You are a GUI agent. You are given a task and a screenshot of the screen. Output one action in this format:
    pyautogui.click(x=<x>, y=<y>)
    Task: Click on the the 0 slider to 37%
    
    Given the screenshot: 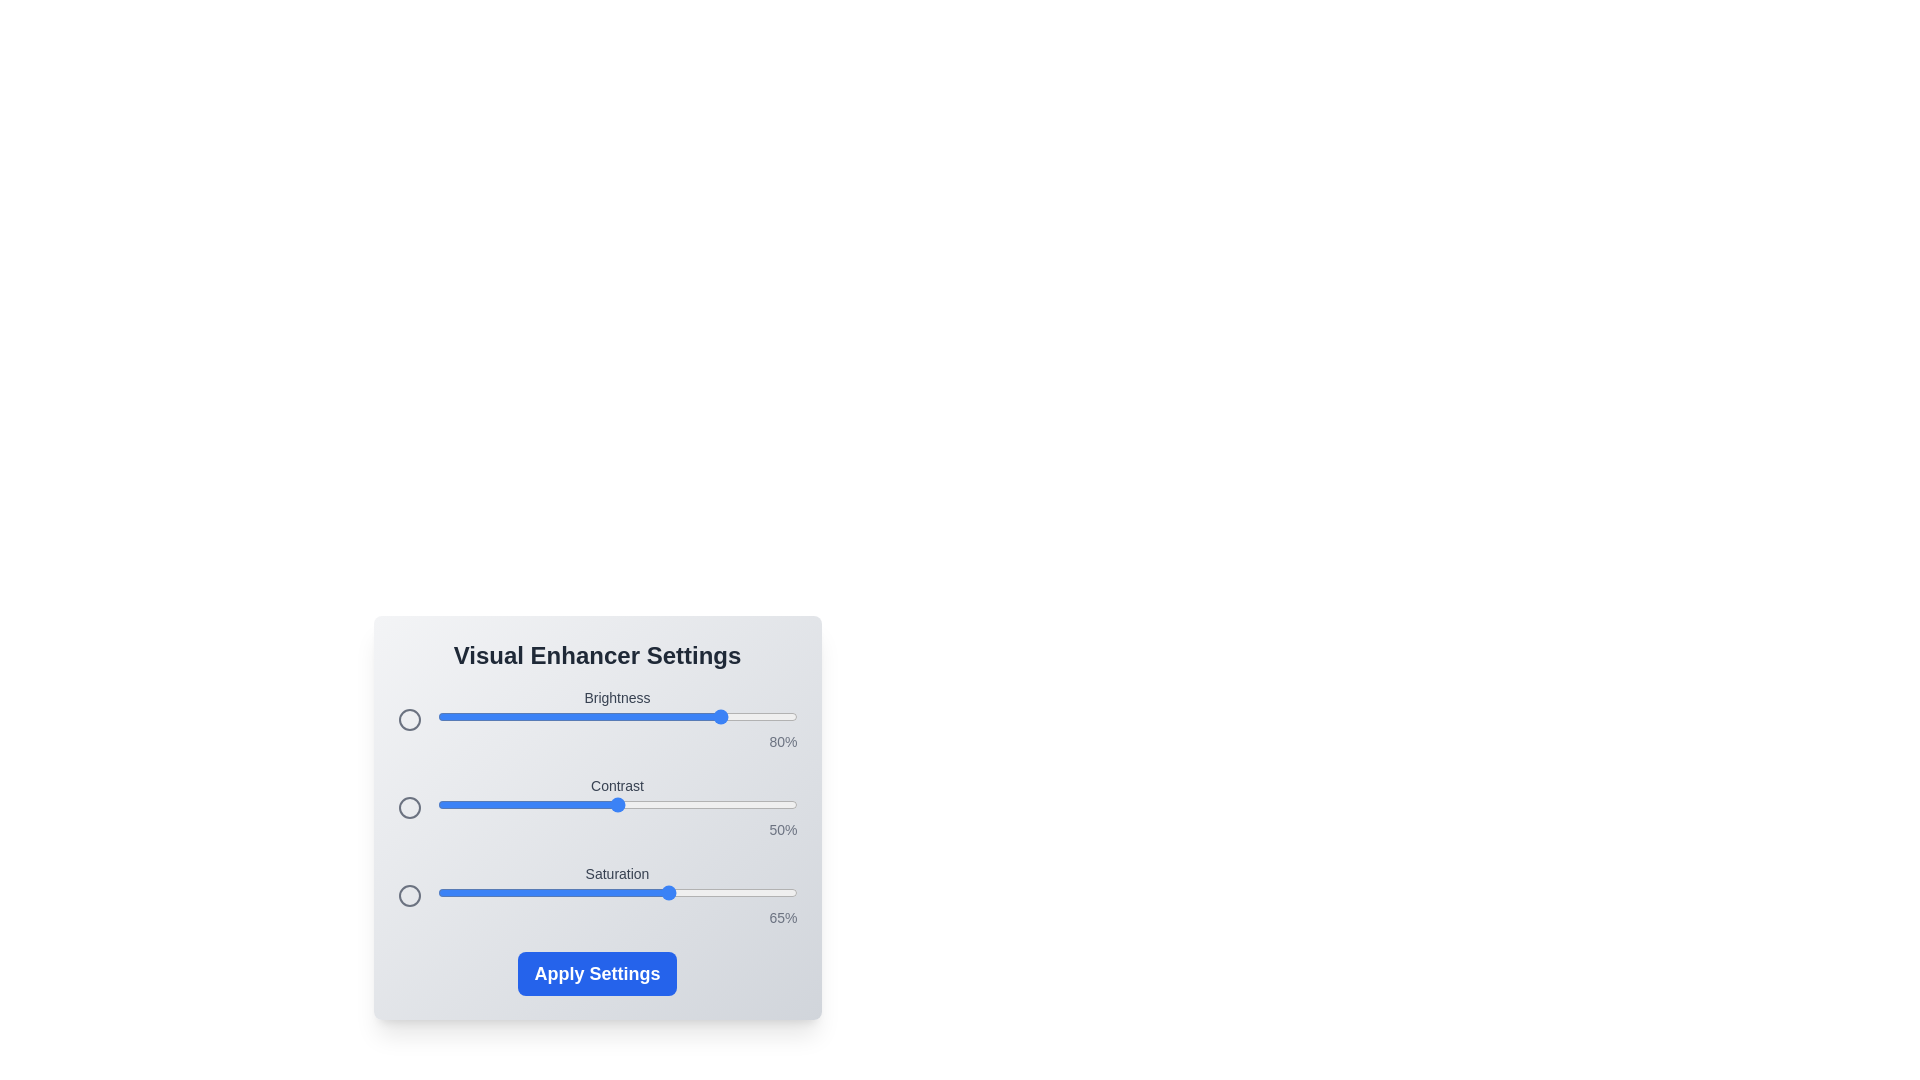 What is the action you would take?
    pyautogui.click(x=569, y=716)
    